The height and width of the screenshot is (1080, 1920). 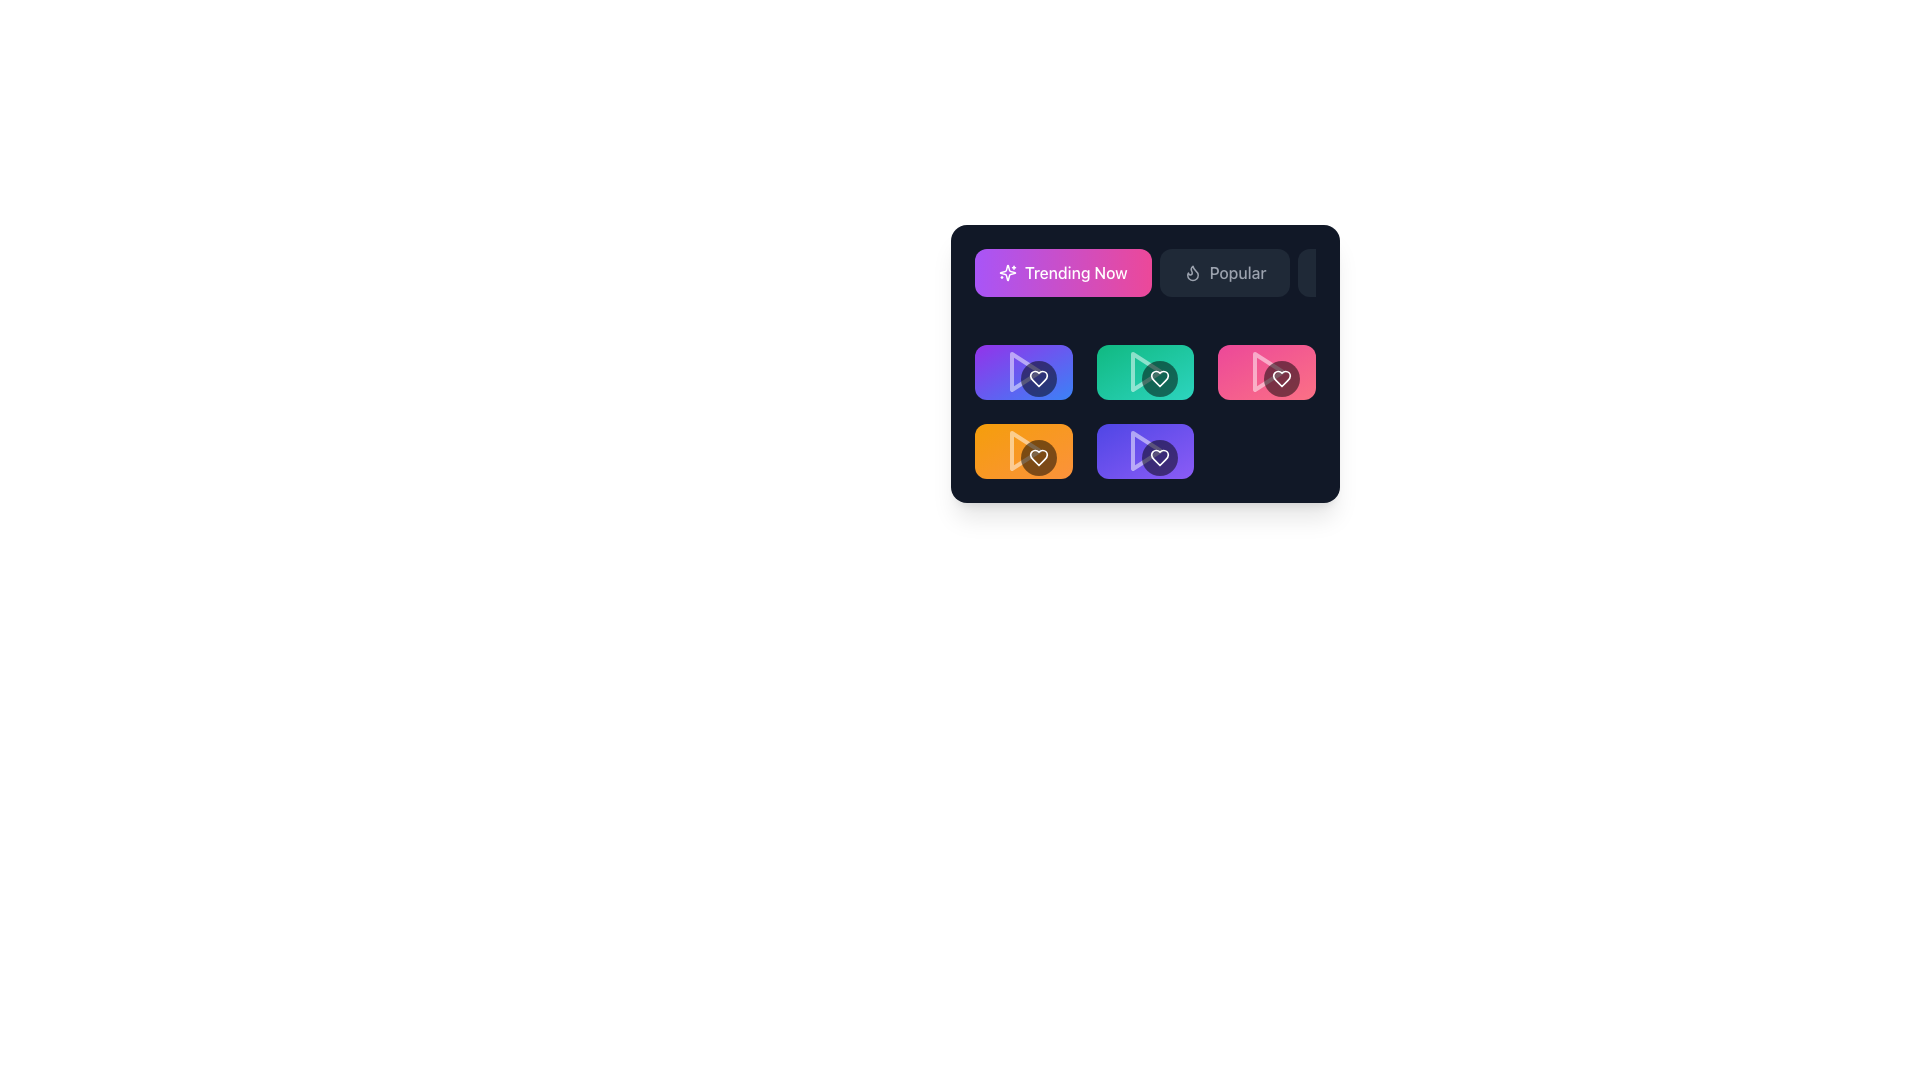 What do you see at coordinates (1145, 451) in the screenshot?
I see `the interactive media card with a colorful gradient background and play button icon within the grid` at bounding box center [1145, 451].